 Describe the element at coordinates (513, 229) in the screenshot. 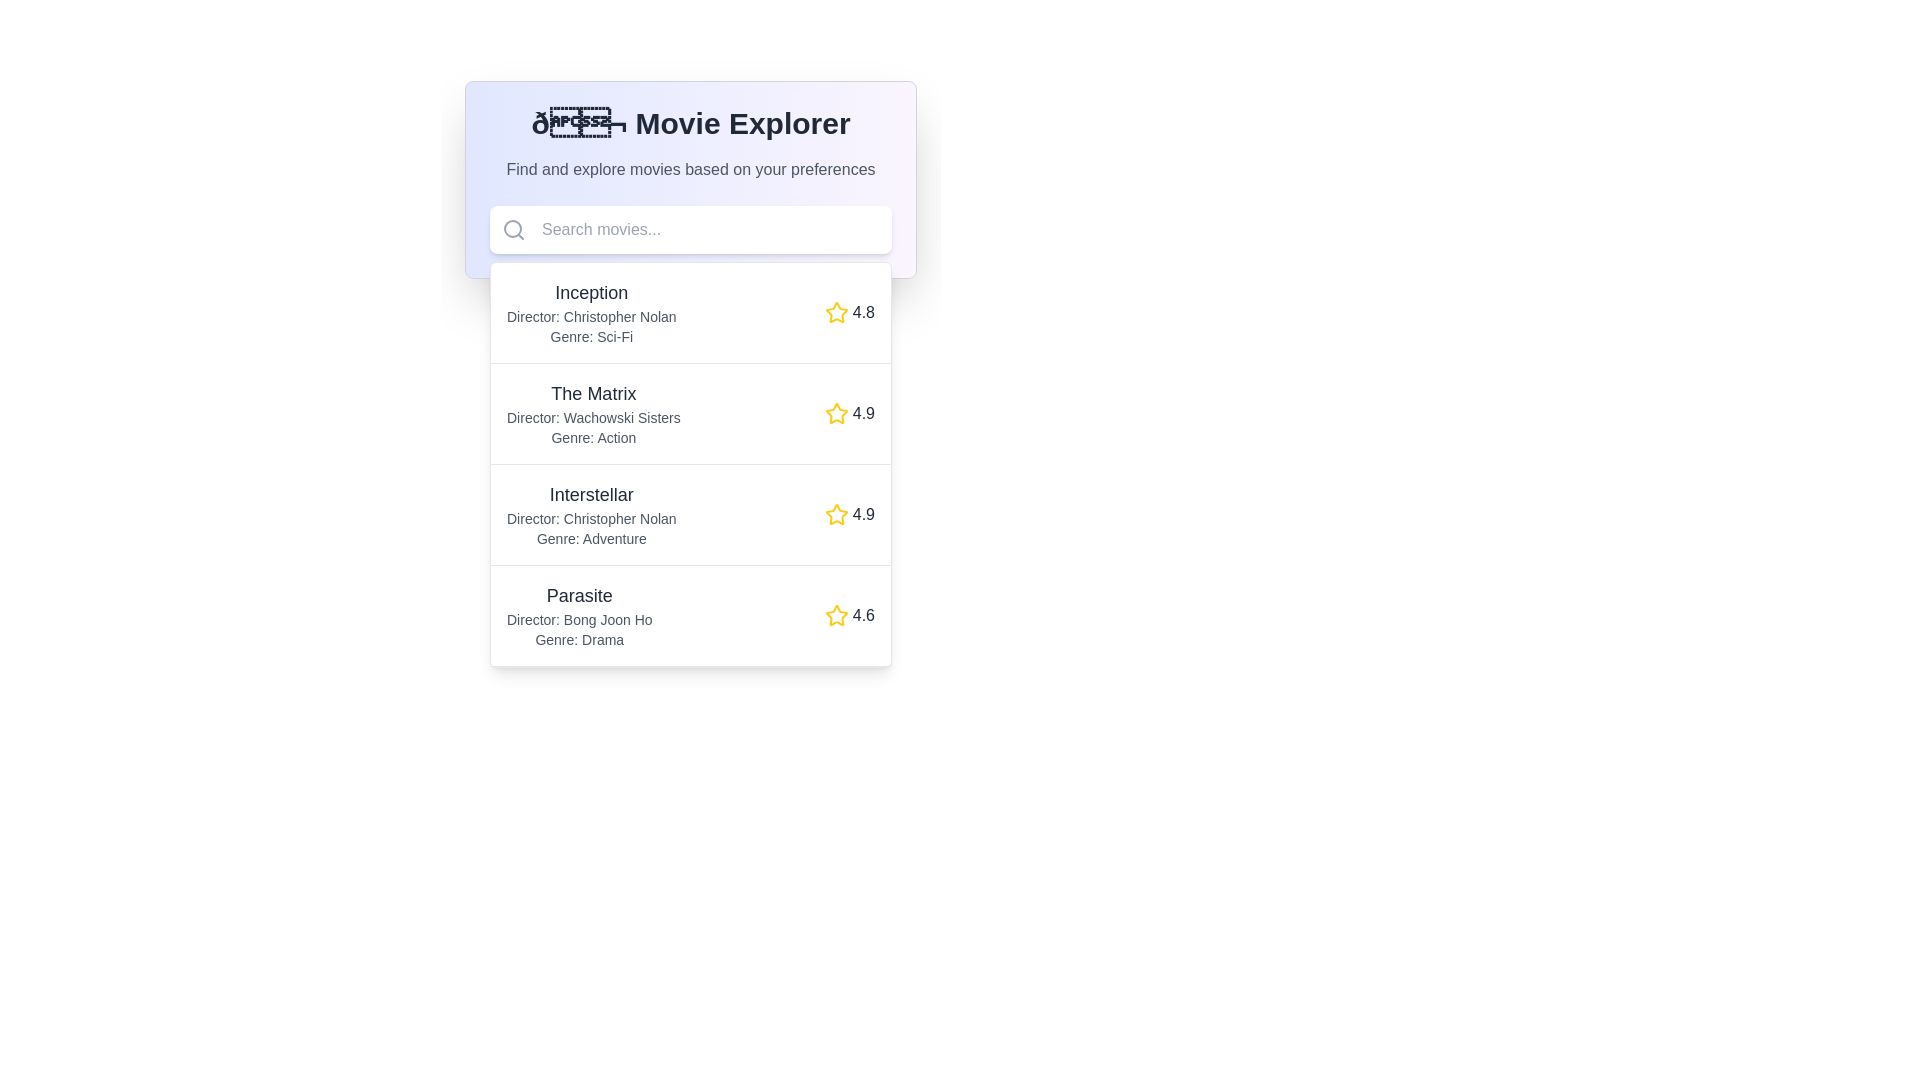

I see `the magnifying glass icon, which is styled gray and located on the left side of the search bar` at that location.